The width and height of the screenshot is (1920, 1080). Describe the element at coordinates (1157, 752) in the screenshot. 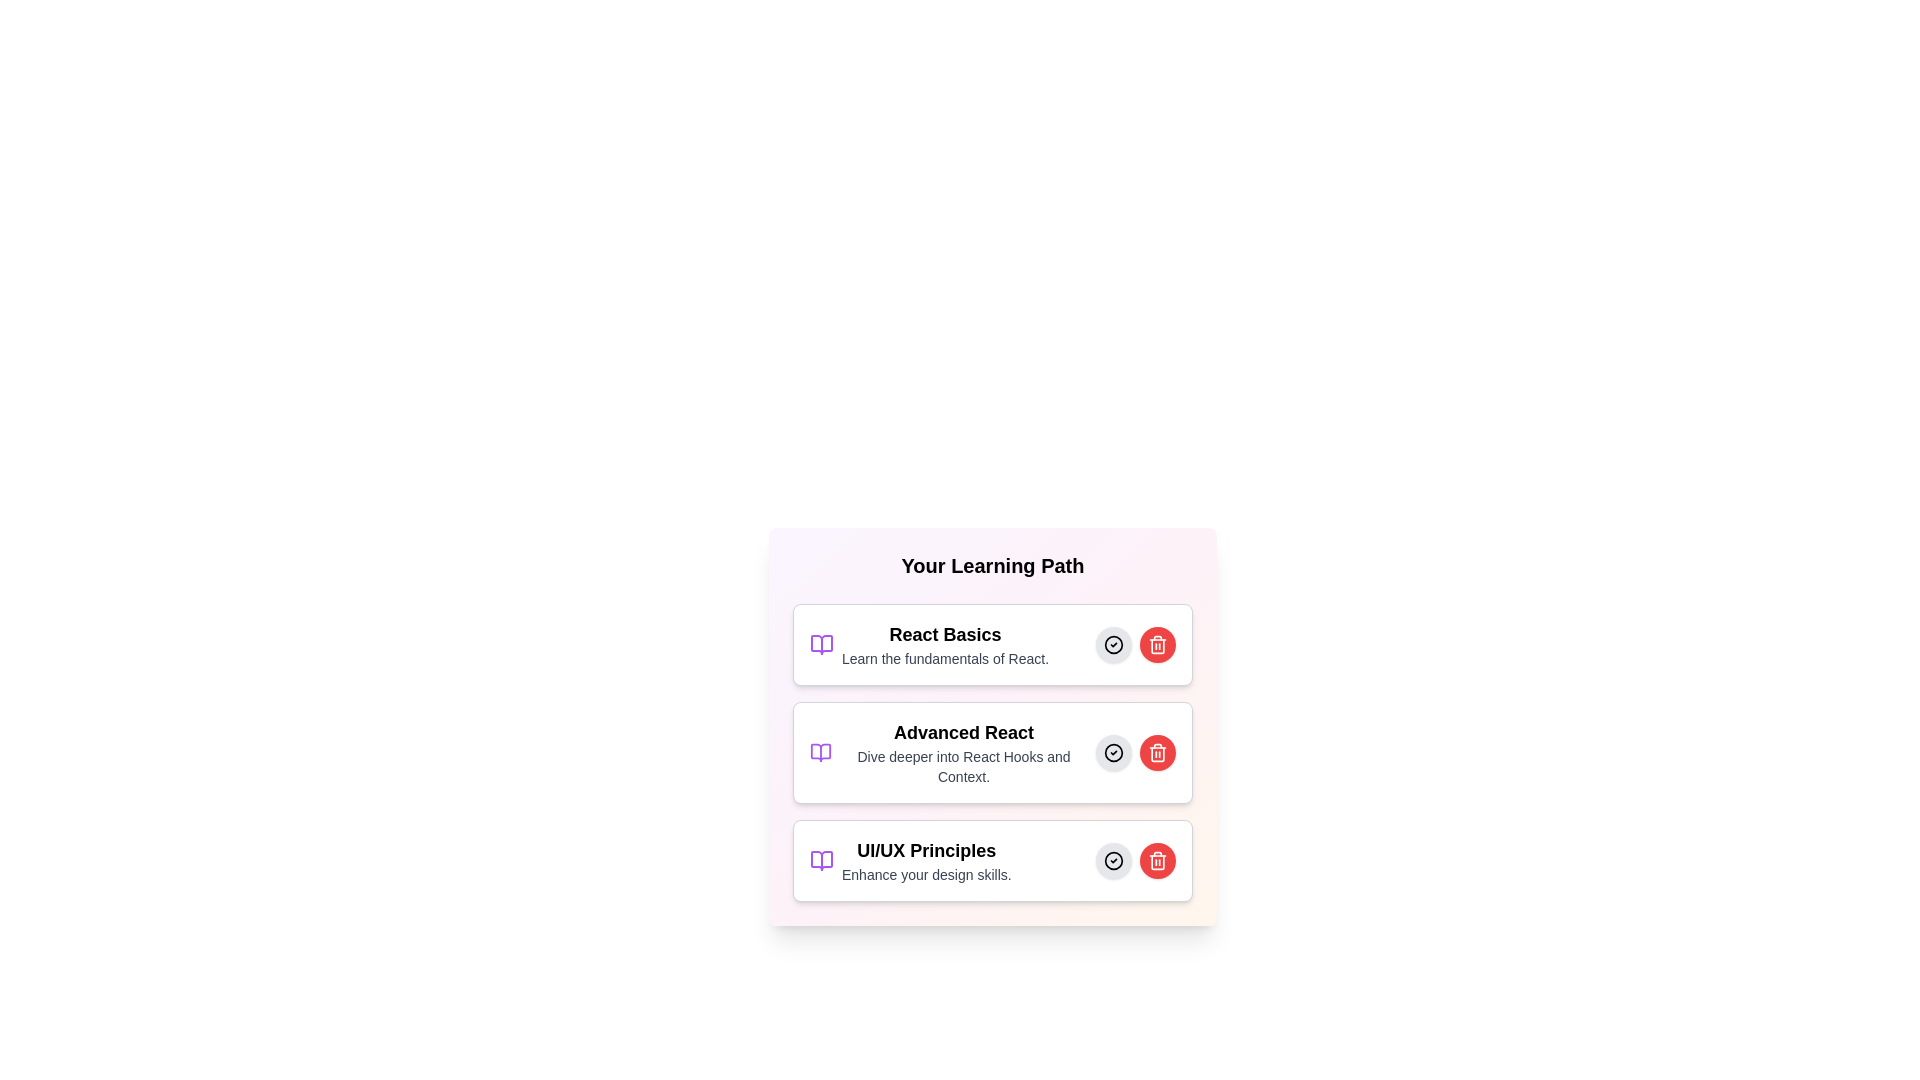

I see `trash icon to remove the learning material titled Advanced React` at that location.